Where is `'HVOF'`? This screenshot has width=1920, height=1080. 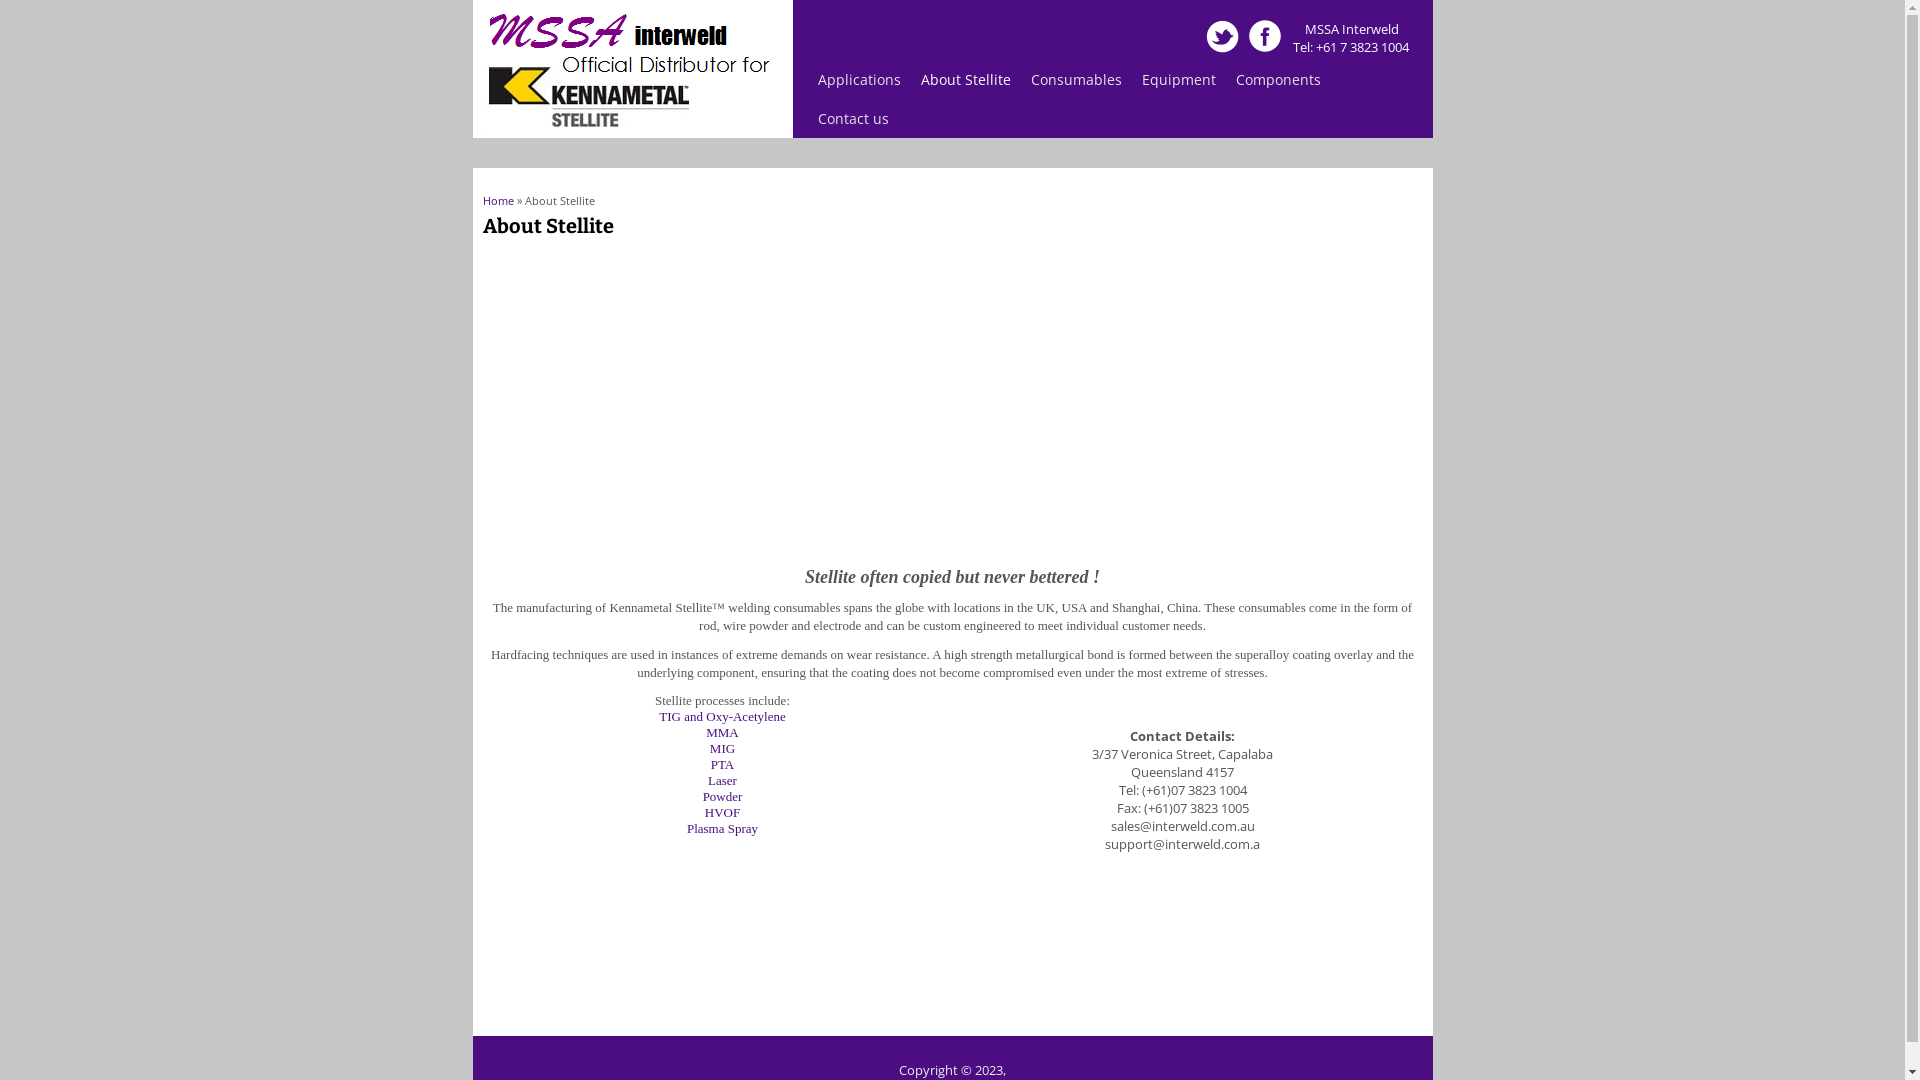 'HVOF' is located at coordinates (721, 812).